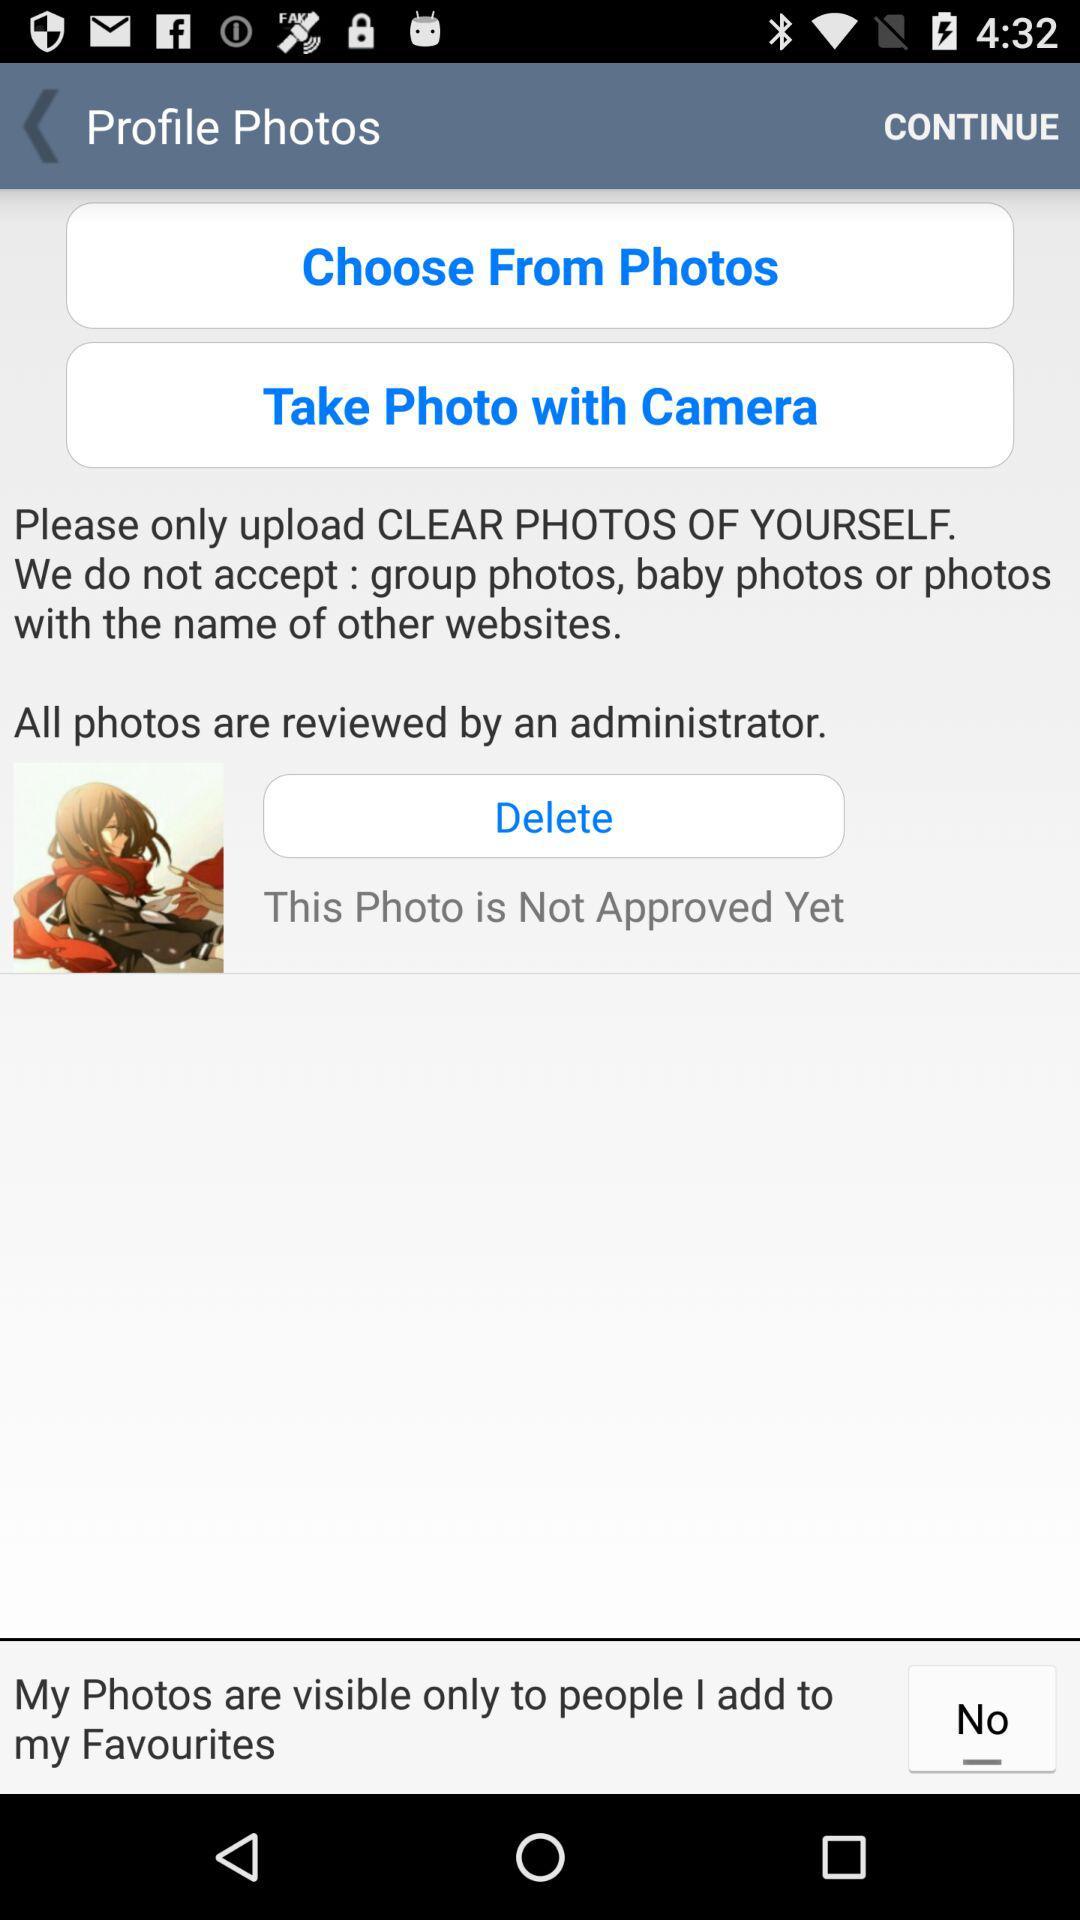 This screenshot has height=1920, width=1080. I want to click on icon above choose from photos button, so click(970, 124).